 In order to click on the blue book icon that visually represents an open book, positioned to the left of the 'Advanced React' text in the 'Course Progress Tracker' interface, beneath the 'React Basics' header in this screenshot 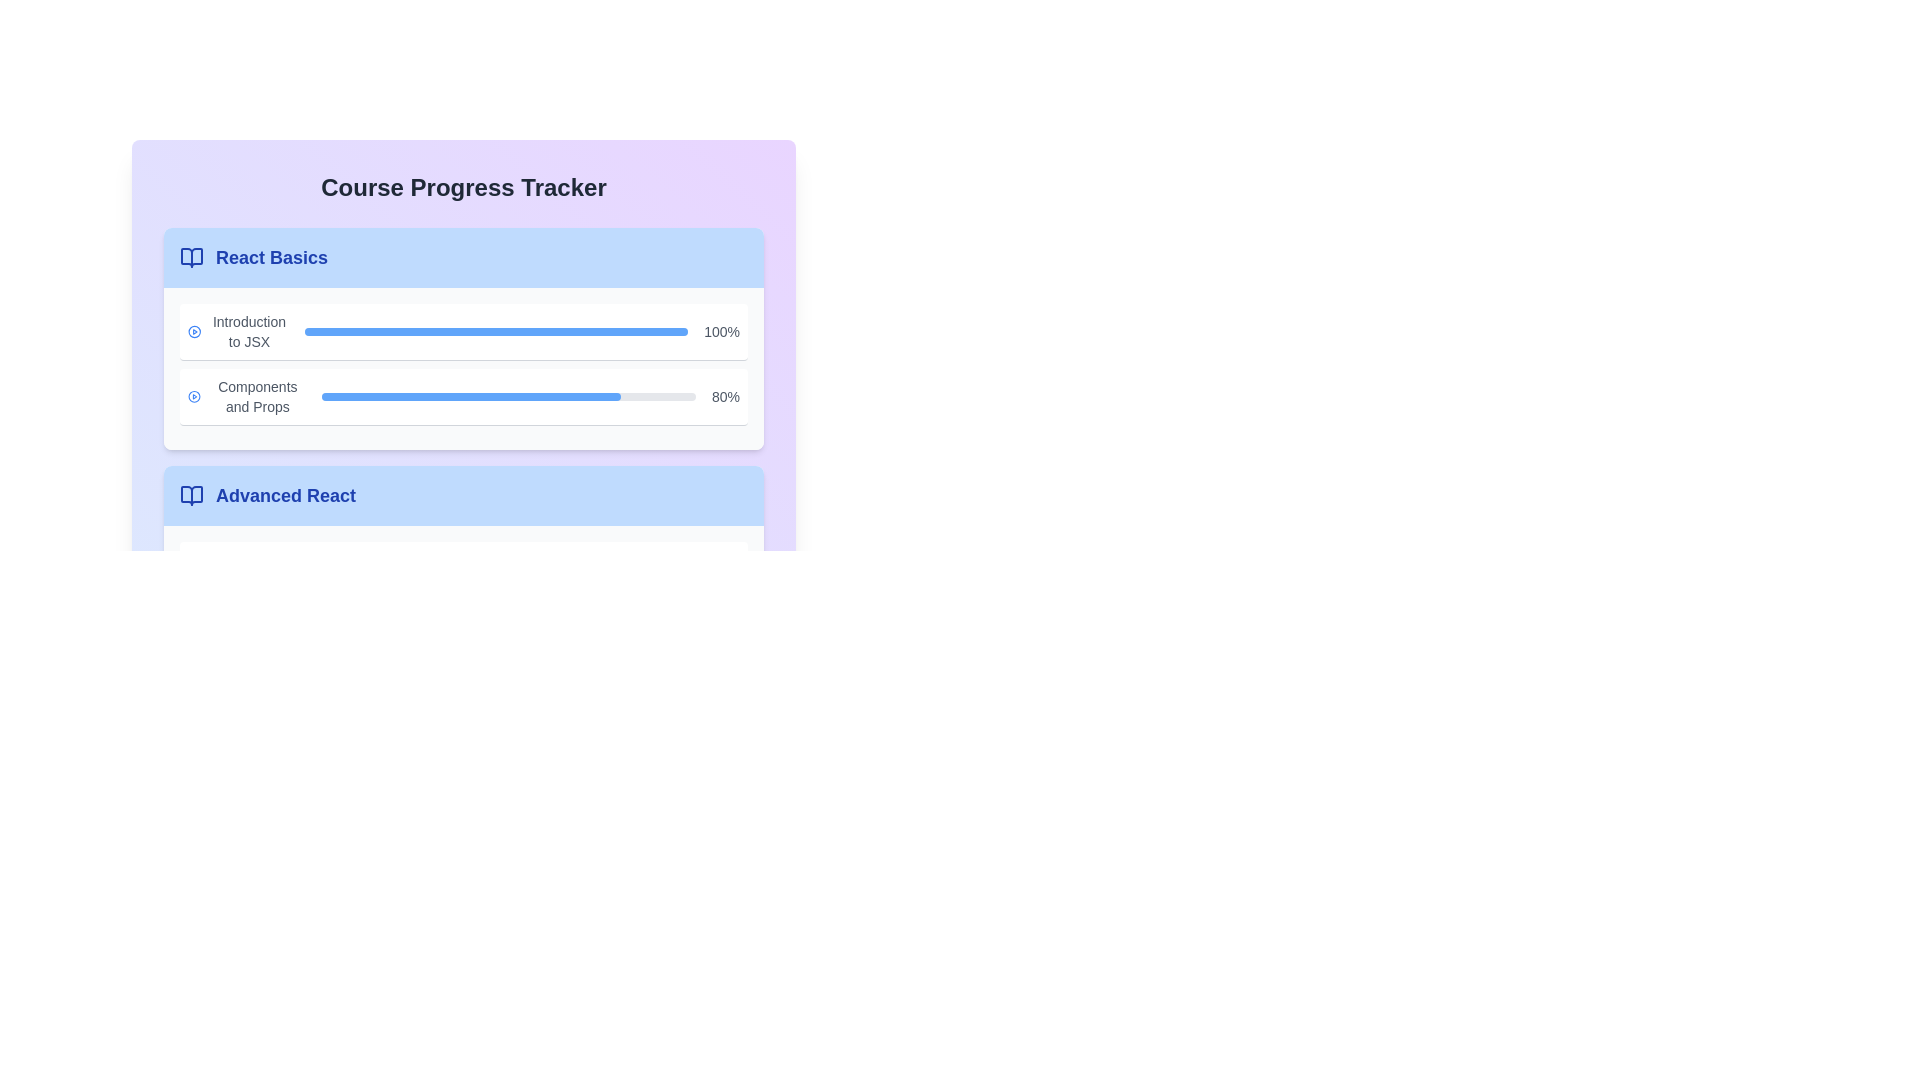, I will do `click(192, 495)`.